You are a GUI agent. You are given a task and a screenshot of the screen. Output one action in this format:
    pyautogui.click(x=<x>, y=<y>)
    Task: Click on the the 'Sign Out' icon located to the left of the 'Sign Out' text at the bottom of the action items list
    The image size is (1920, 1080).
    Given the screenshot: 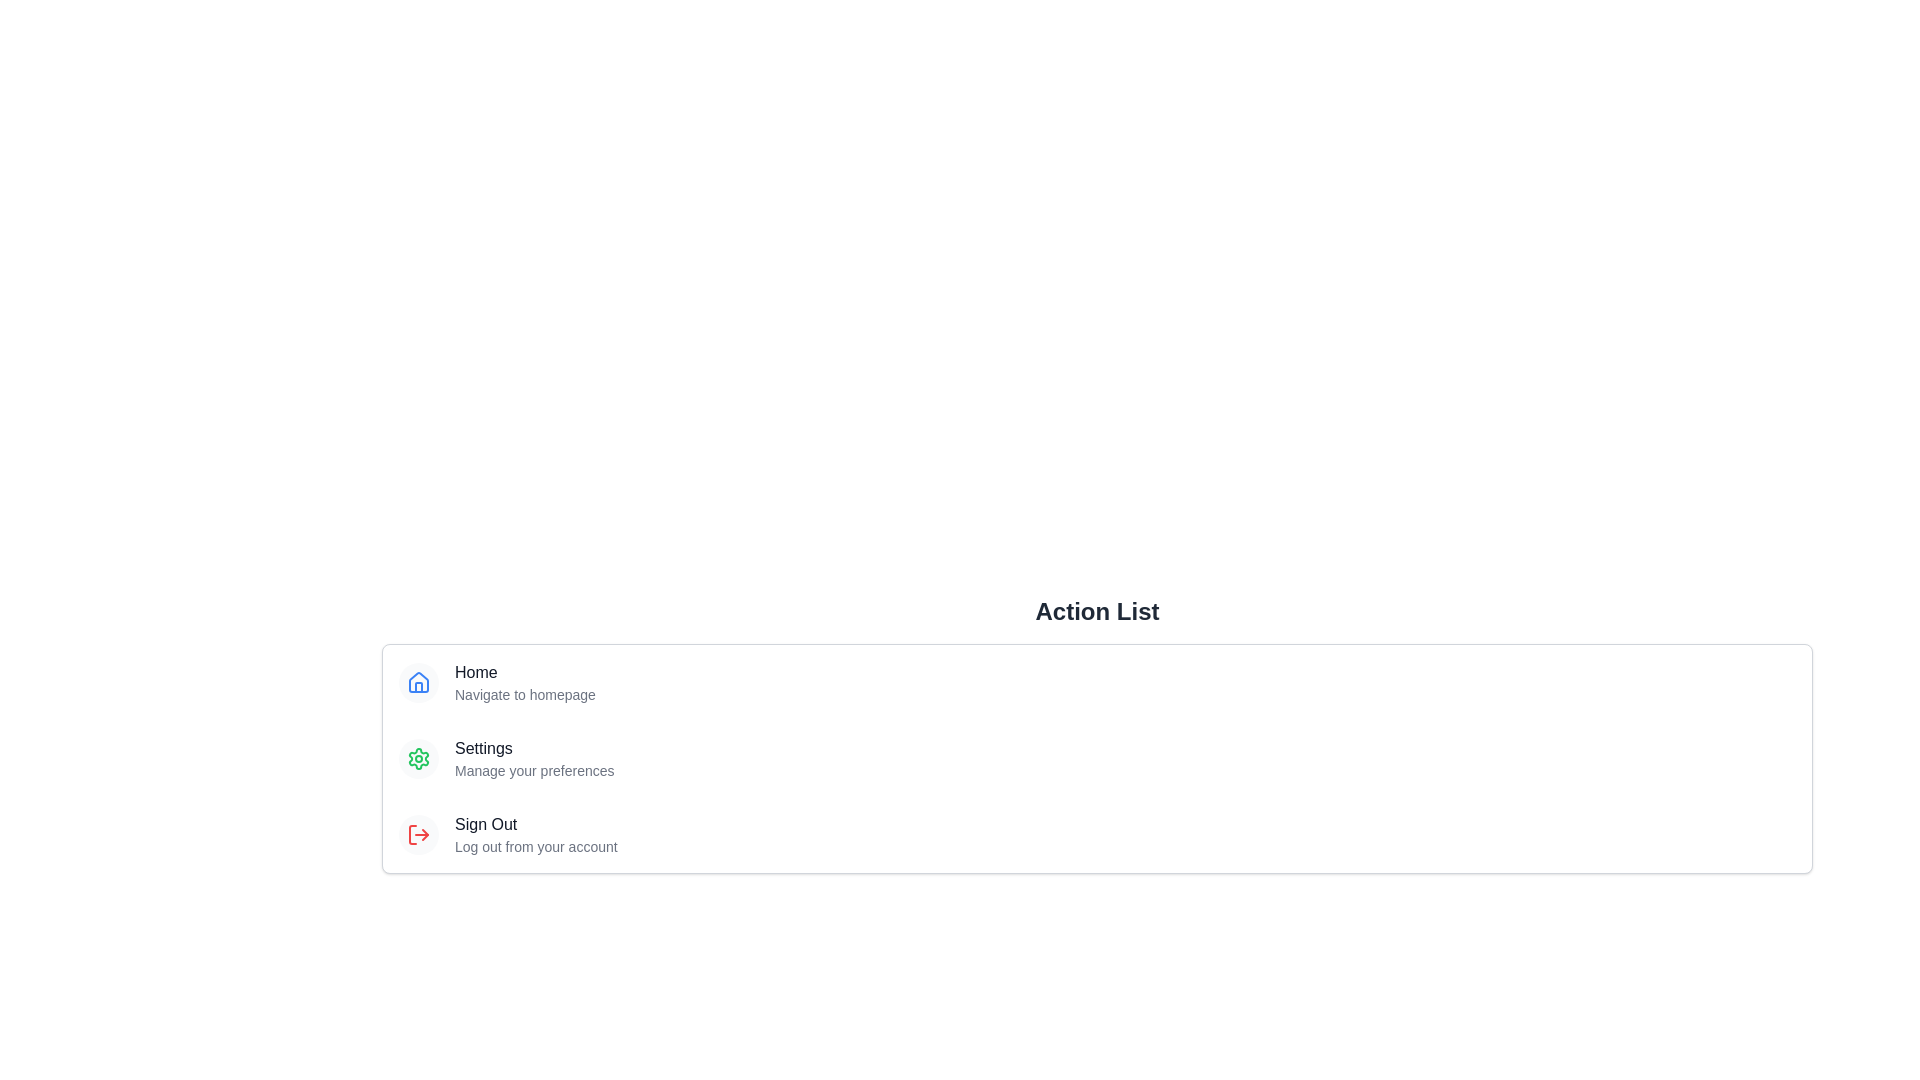 What is the action you would take?
    pyautogui.click(x=417, y=834)
    